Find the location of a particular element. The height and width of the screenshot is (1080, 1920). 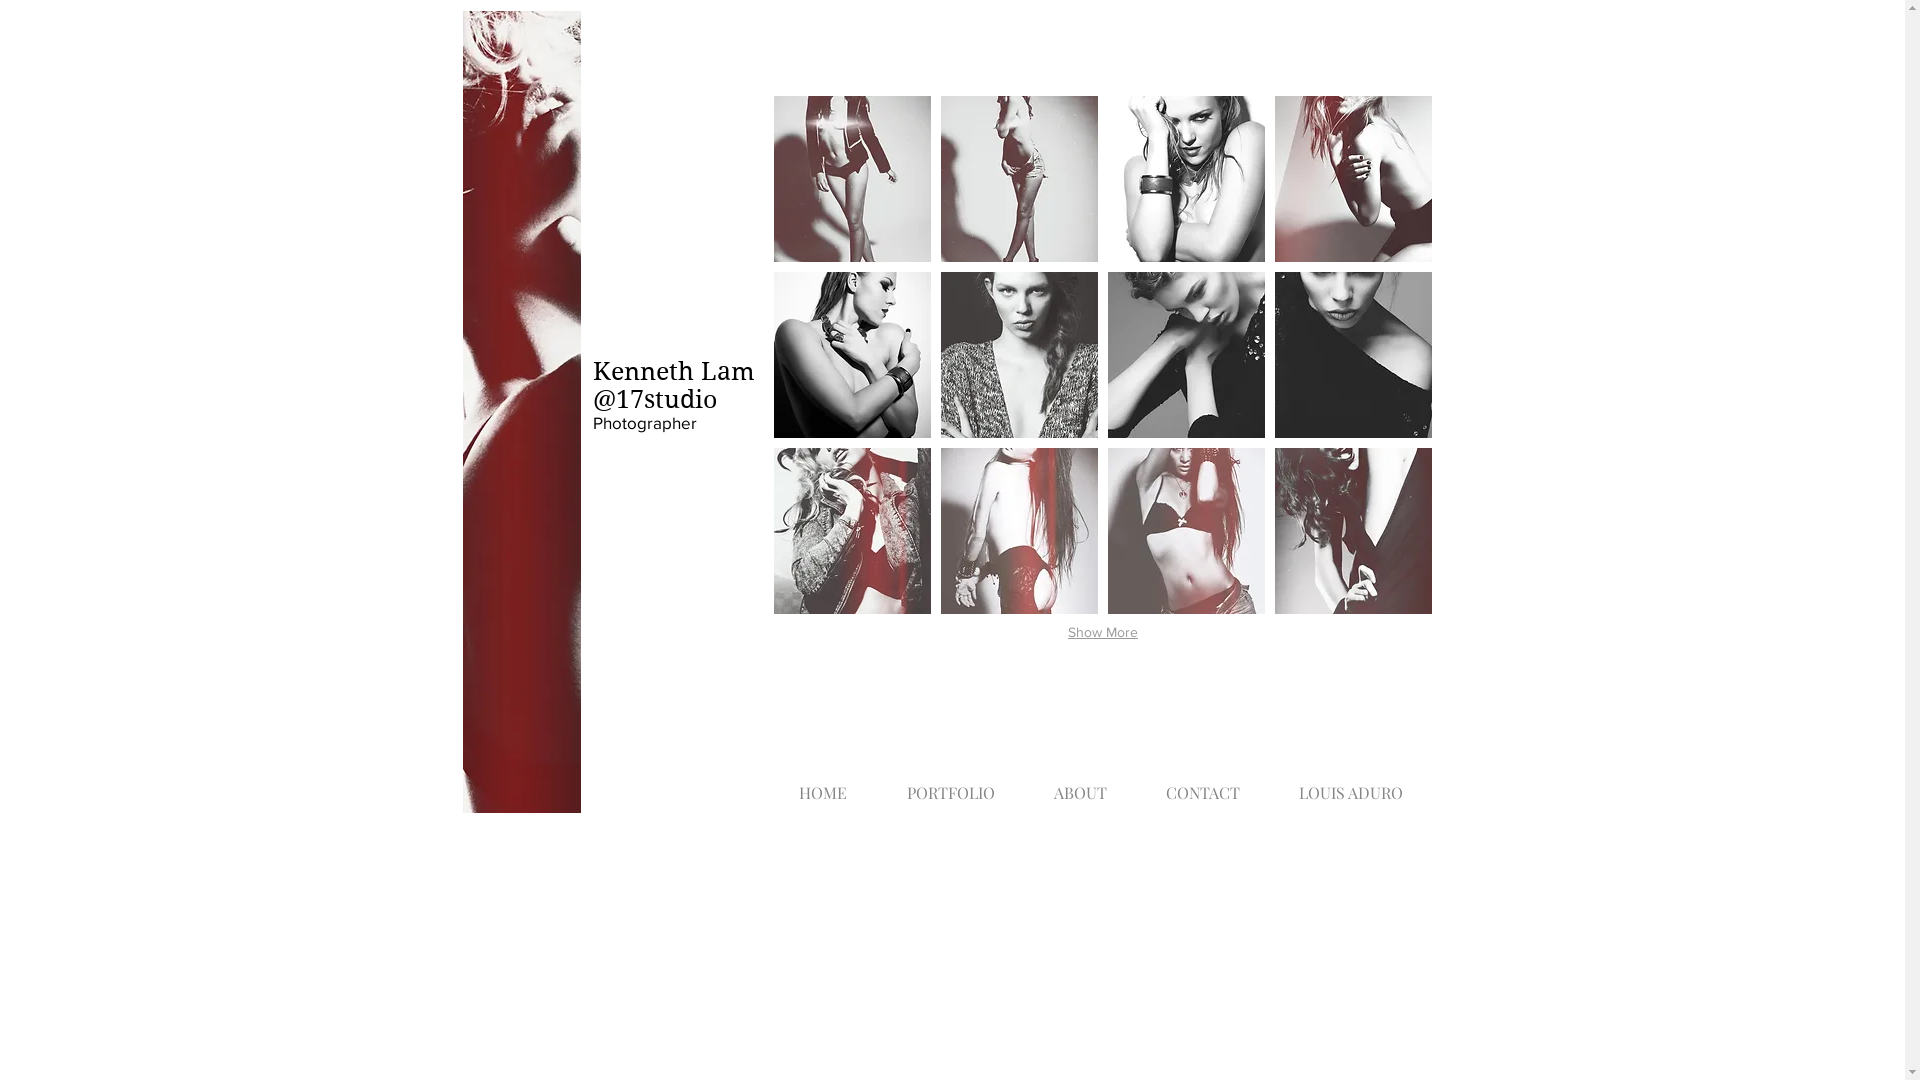

'ABOUT' is located at coordinates (1079, 782).